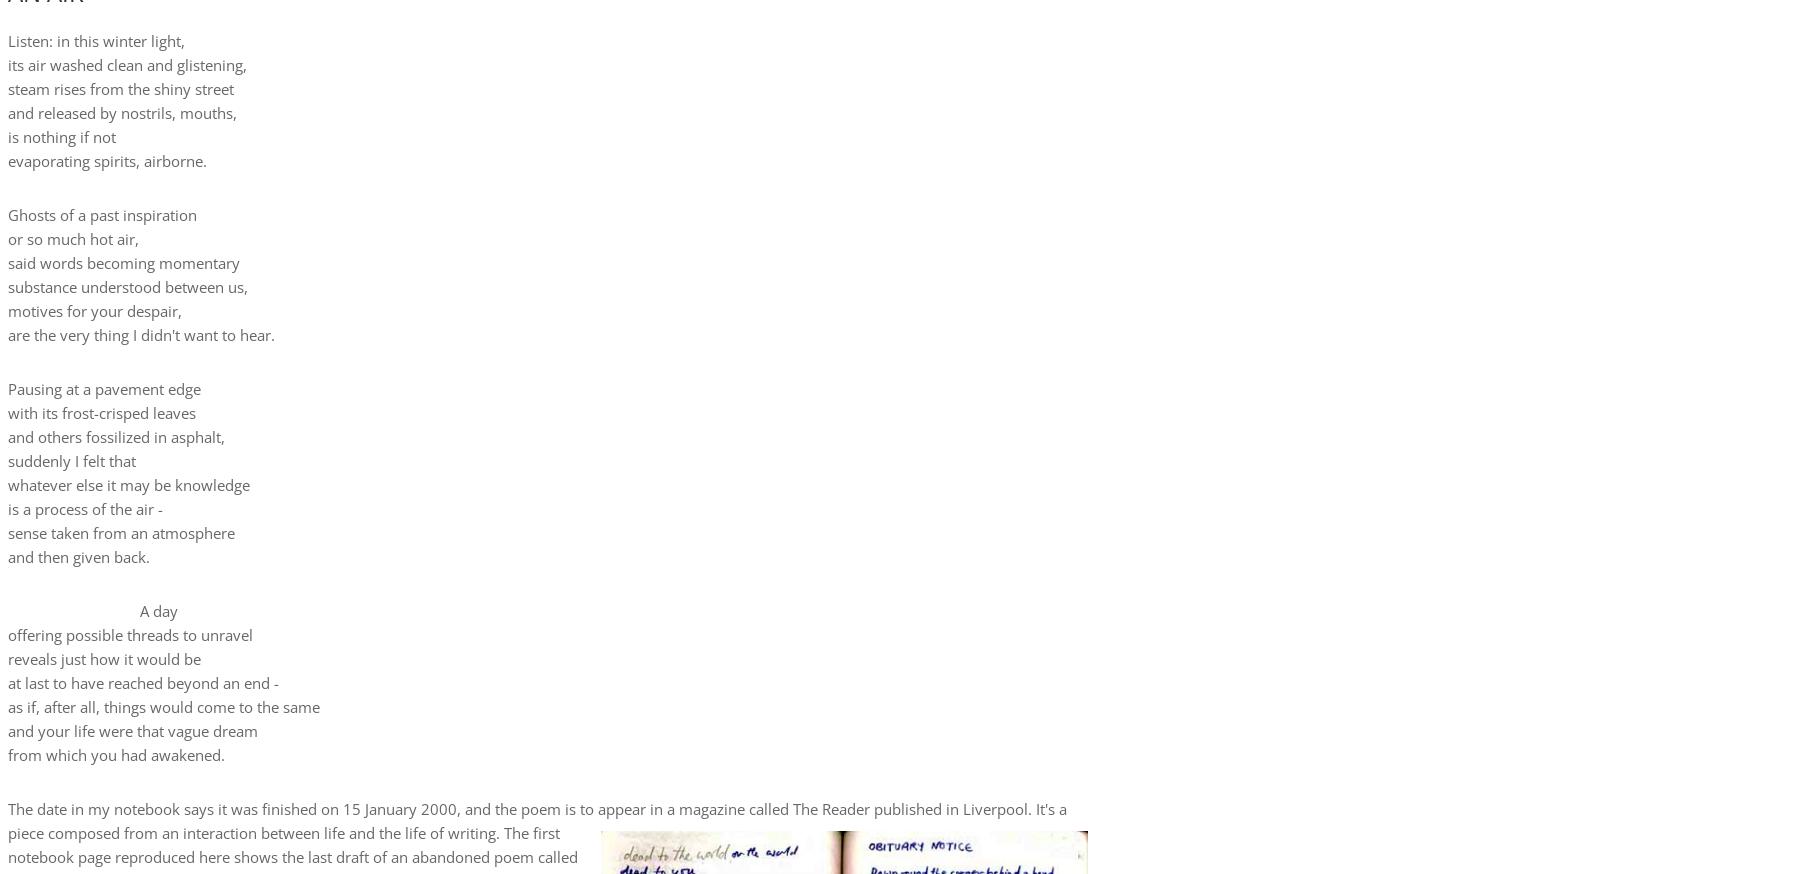 This screenshot has width=1800, height=874. What do you see at coordinates (141, 333) in the screenshot?
I see `'are the very thing I didn't want to hear.'` at bounding box center [141, 333].